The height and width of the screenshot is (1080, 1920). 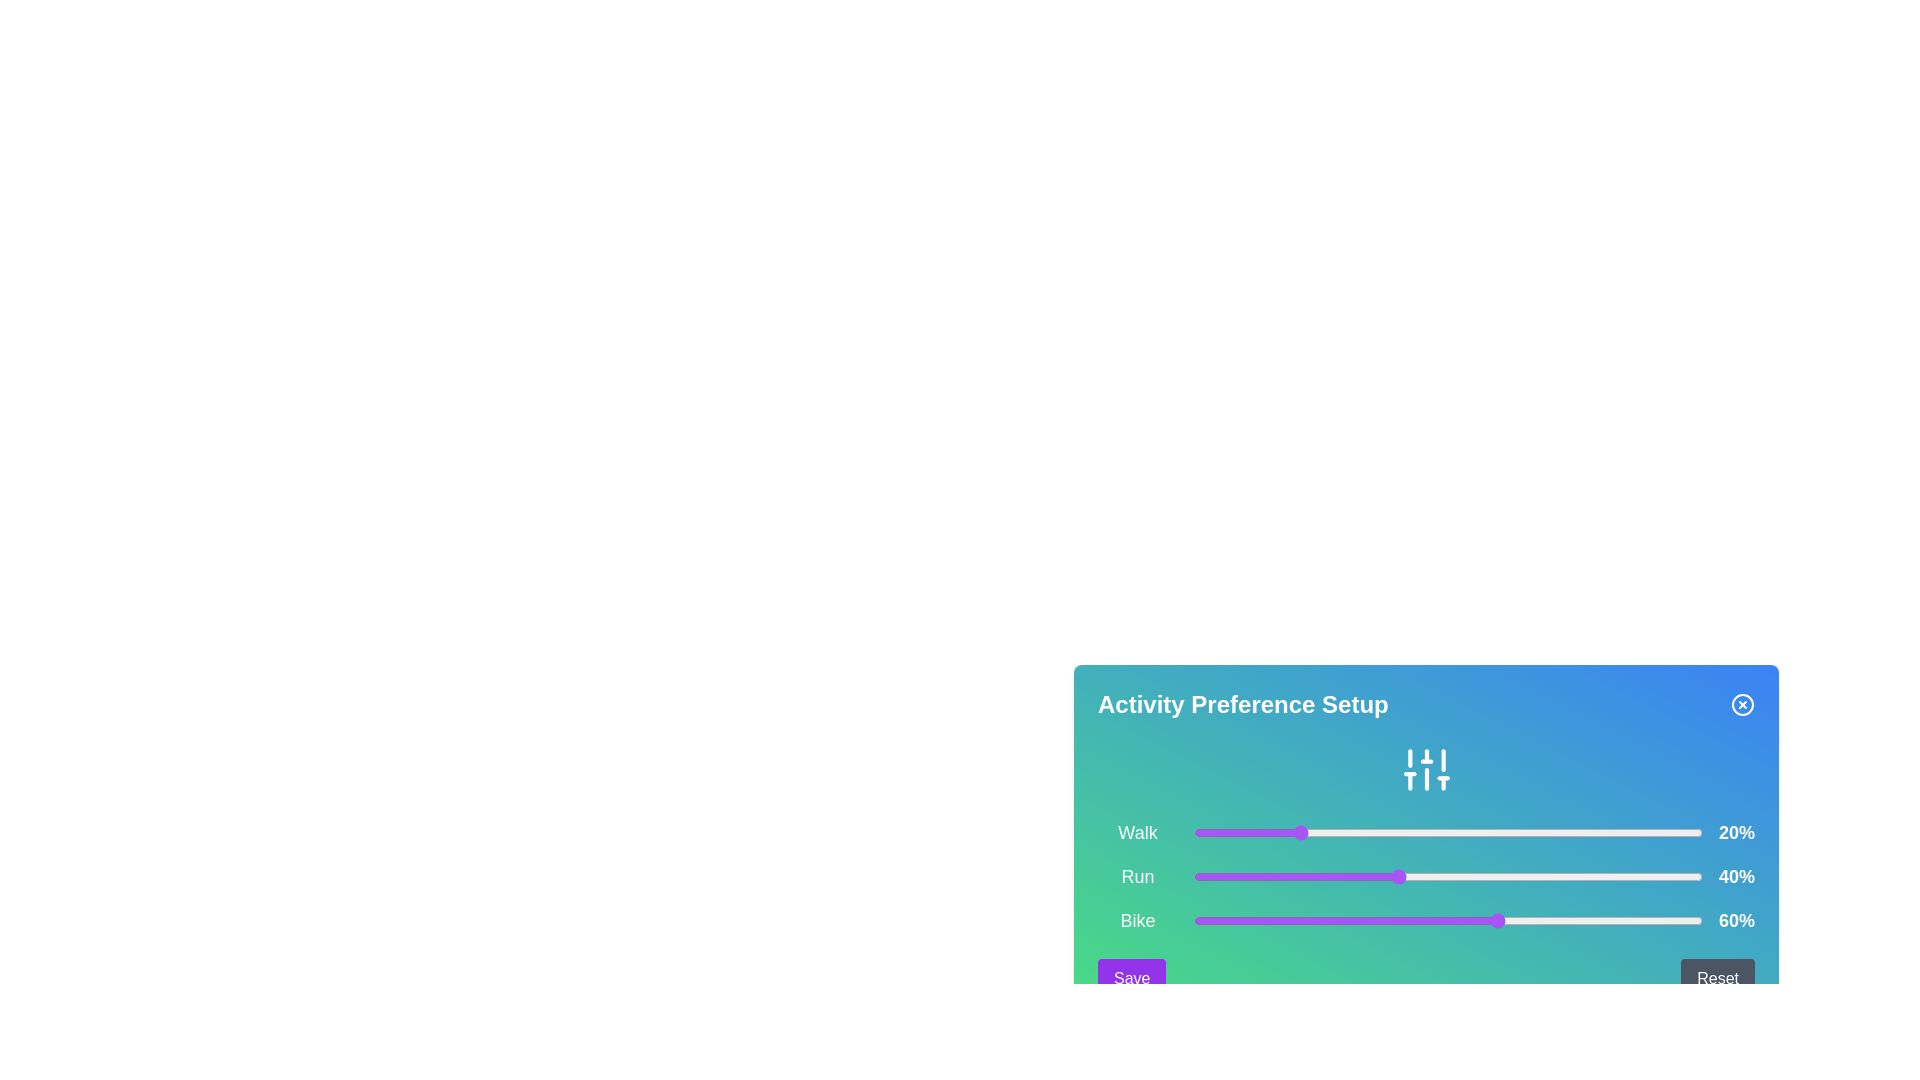 What do you see at coordinates (1717, 978) in the screenshot?
I see `reset button to reset the preferences` at bounding box center [1717, 978].